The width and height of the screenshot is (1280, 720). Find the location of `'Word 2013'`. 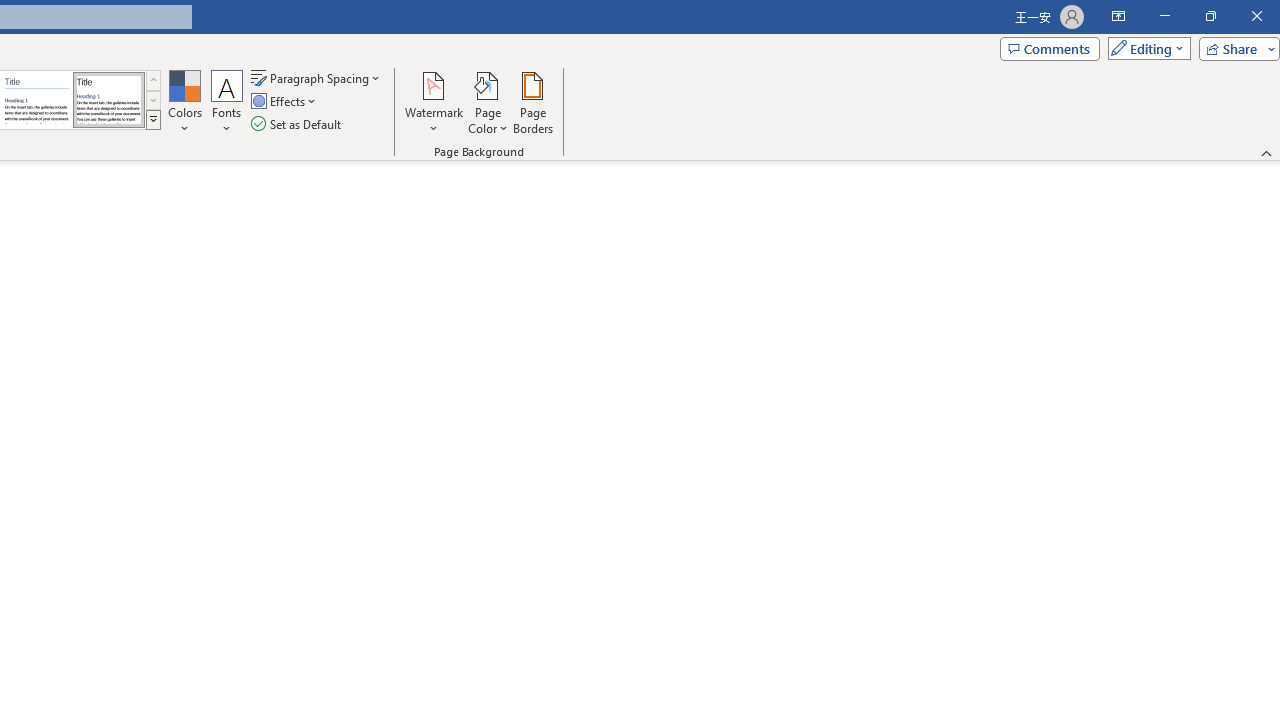

'Word 2013' is located at coordinates (107, 100).